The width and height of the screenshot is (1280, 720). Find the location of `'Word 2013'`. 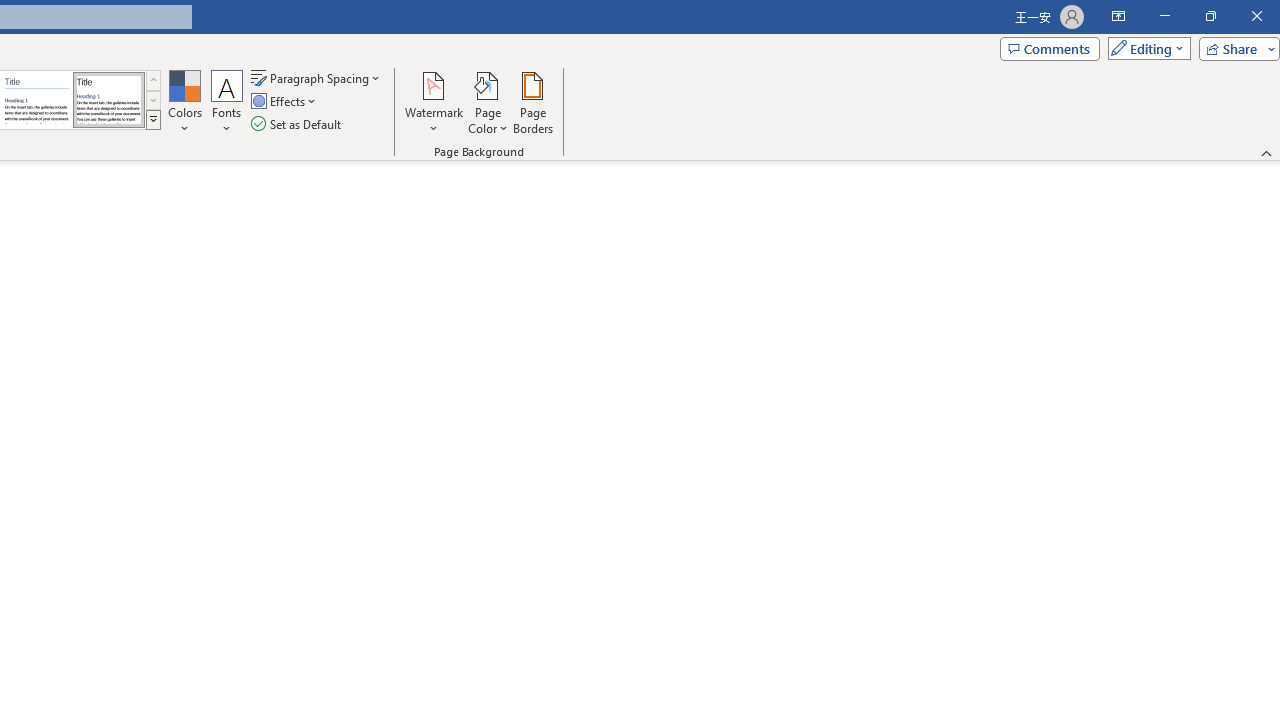

'Word 2013' is located at coordinates (107, 100).